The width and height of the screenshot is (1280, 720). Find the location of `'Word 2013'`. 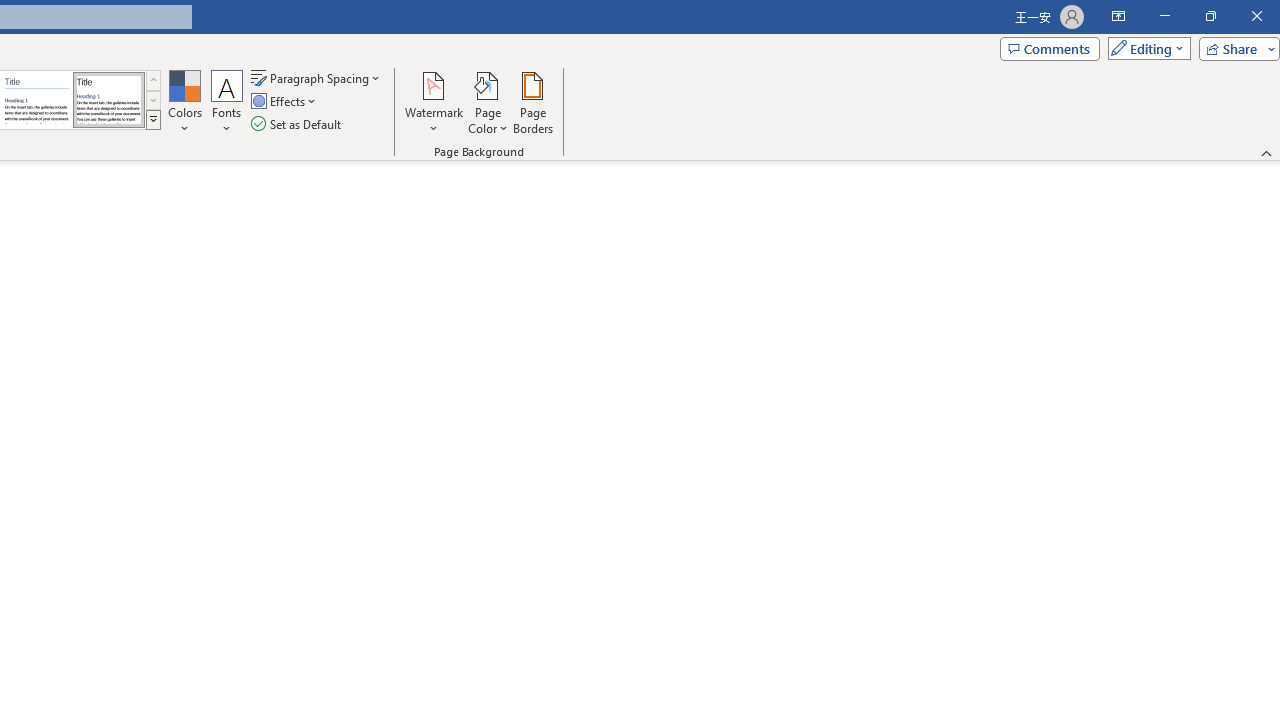

'Word 2013' is located at coordinates (107, 100).